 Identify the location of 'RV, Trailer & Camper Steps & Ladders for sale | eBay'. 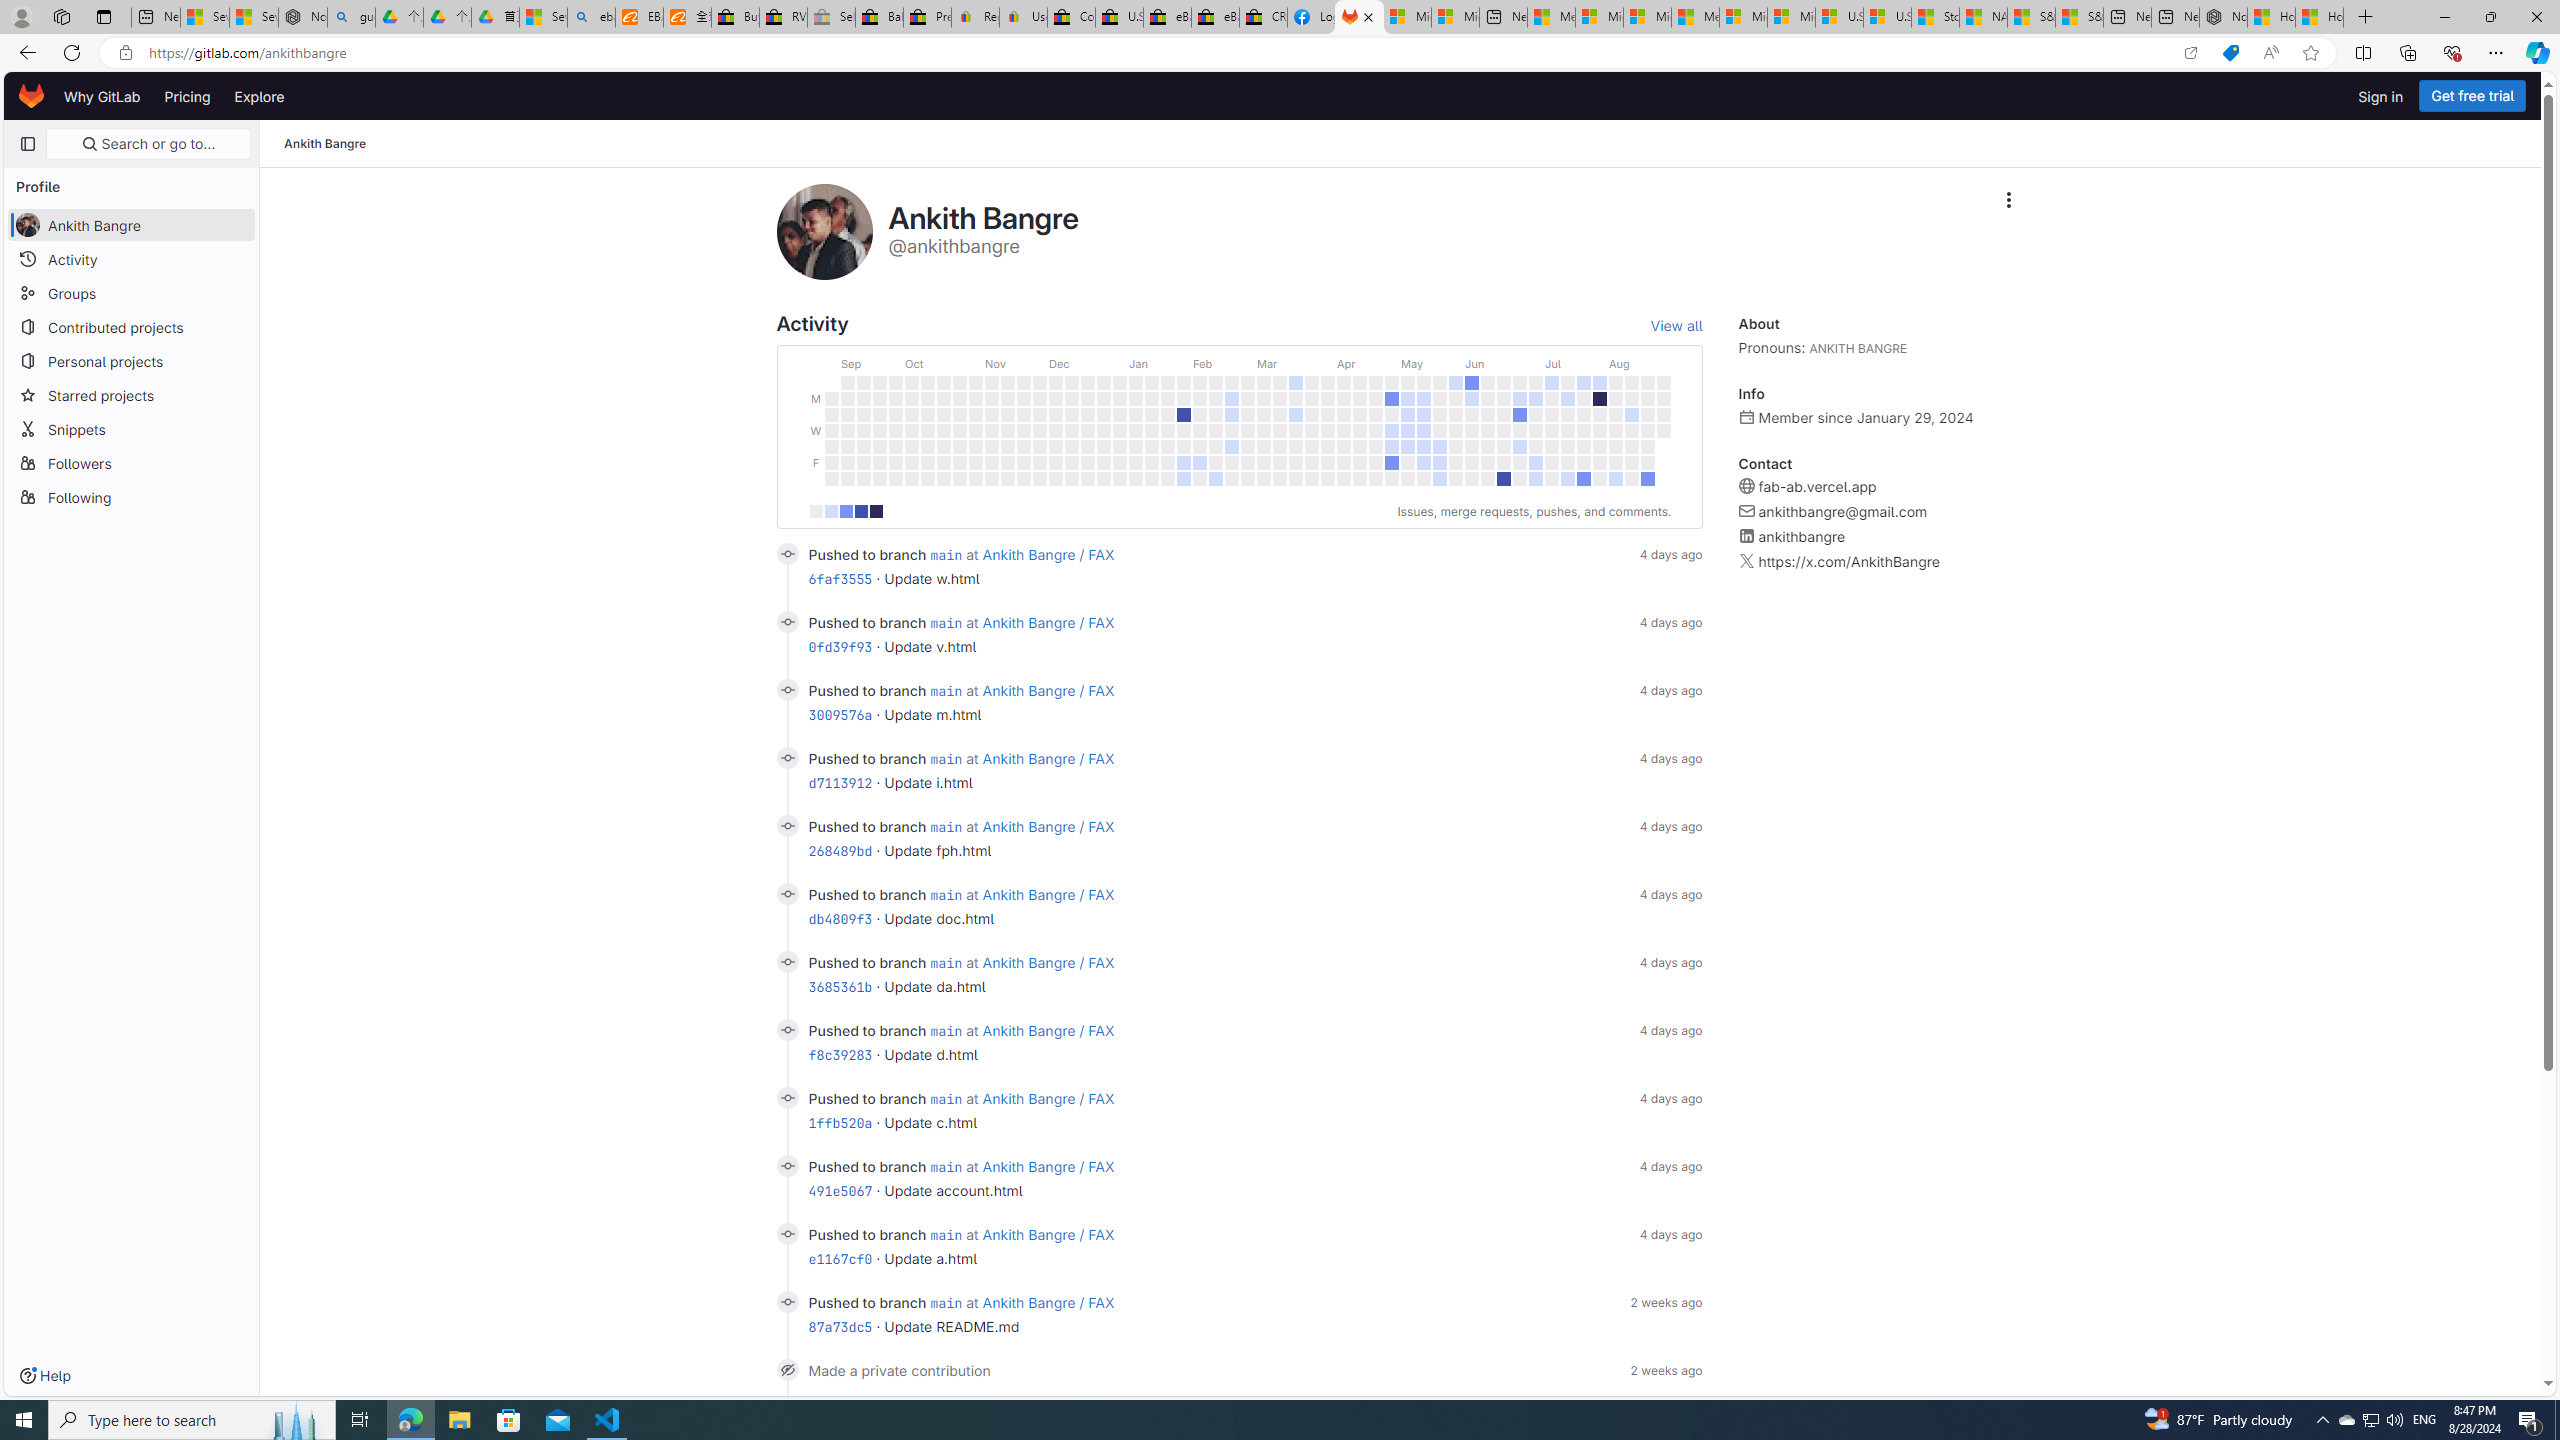
(782, 16).